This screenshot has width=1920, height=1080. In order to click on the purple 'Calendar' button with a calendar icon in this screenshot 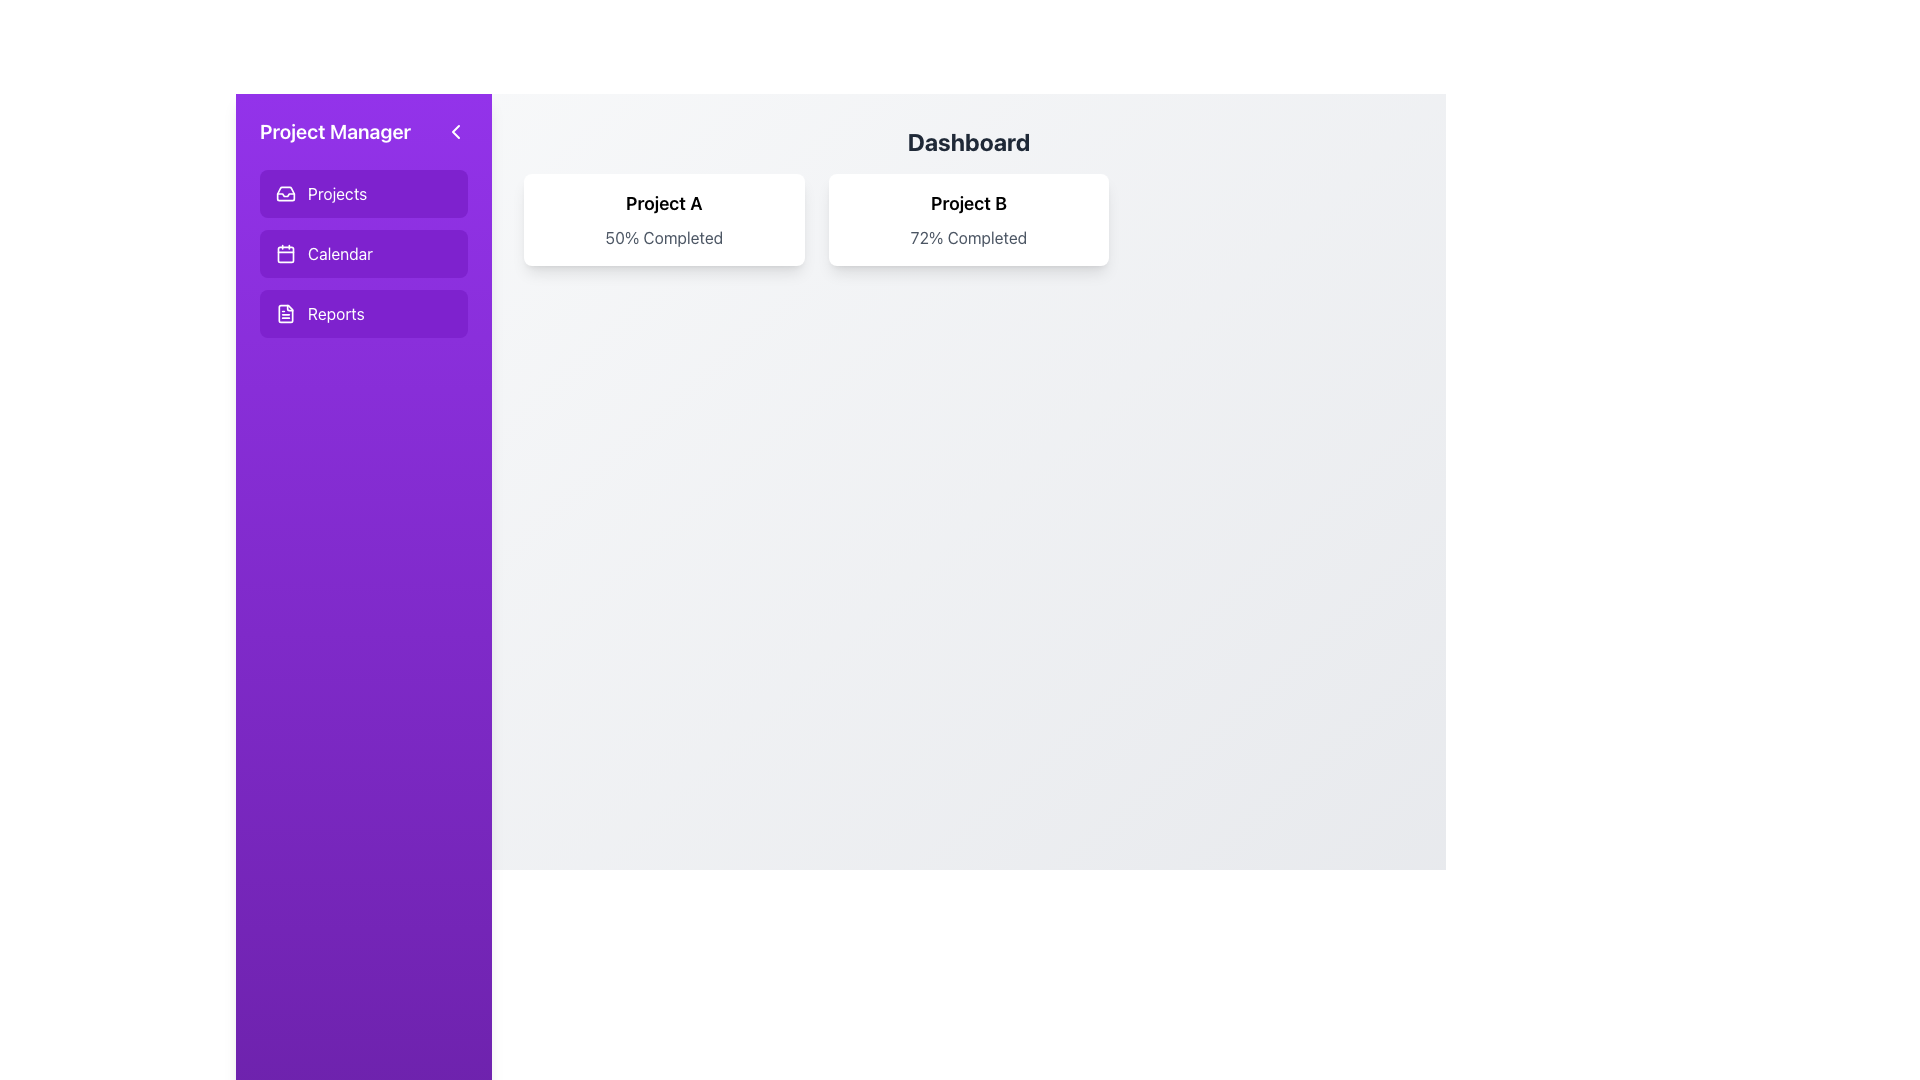, I will do `click(364, 253)`.